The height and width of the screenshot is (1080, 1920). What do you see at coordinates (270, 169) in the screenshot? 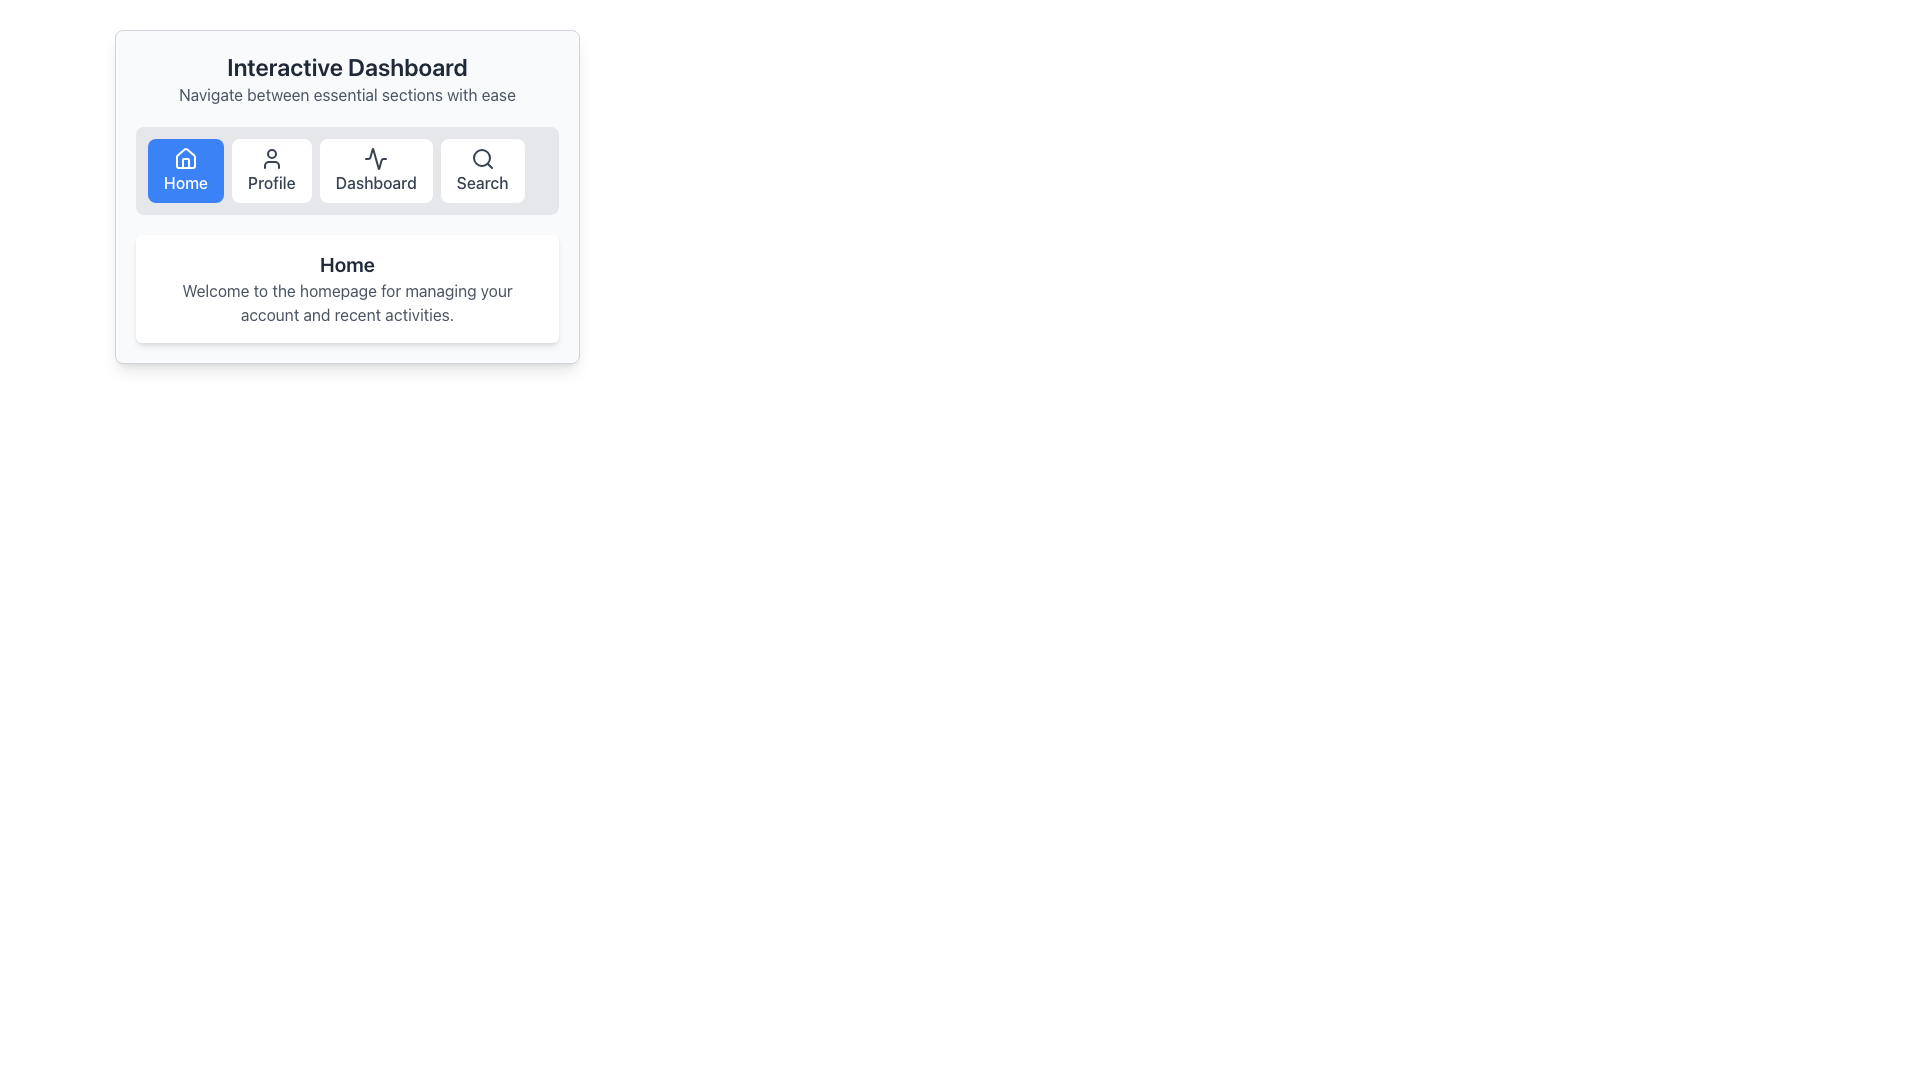
I see `the navigation button located centrally in the interface, which is the second item in a row of four elements` at bounding box center [270, 169].